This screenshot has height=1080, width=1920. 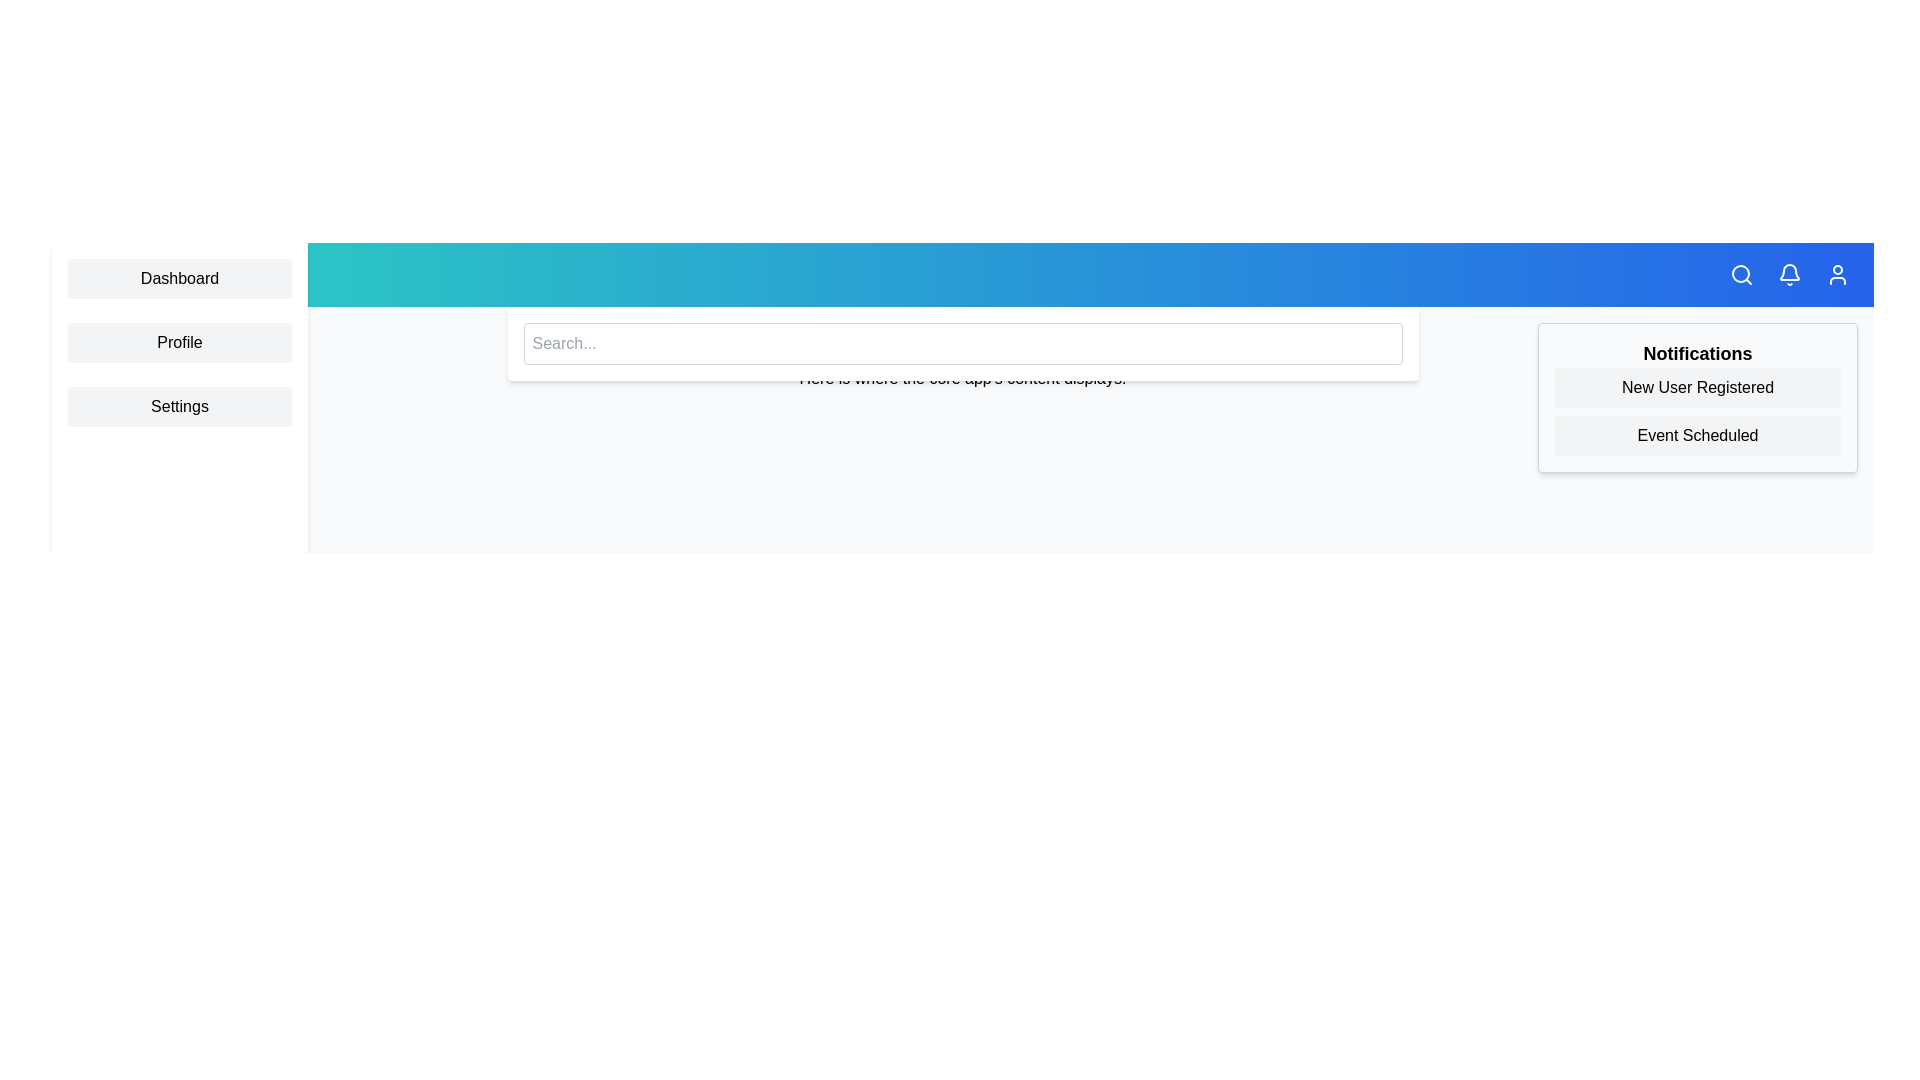 What do you see at coordinates (180, 406) in the screenshot?
I see `the 'Settings' button located in the left vertical menu panel to change its background color` at bounding box center [180, 406].